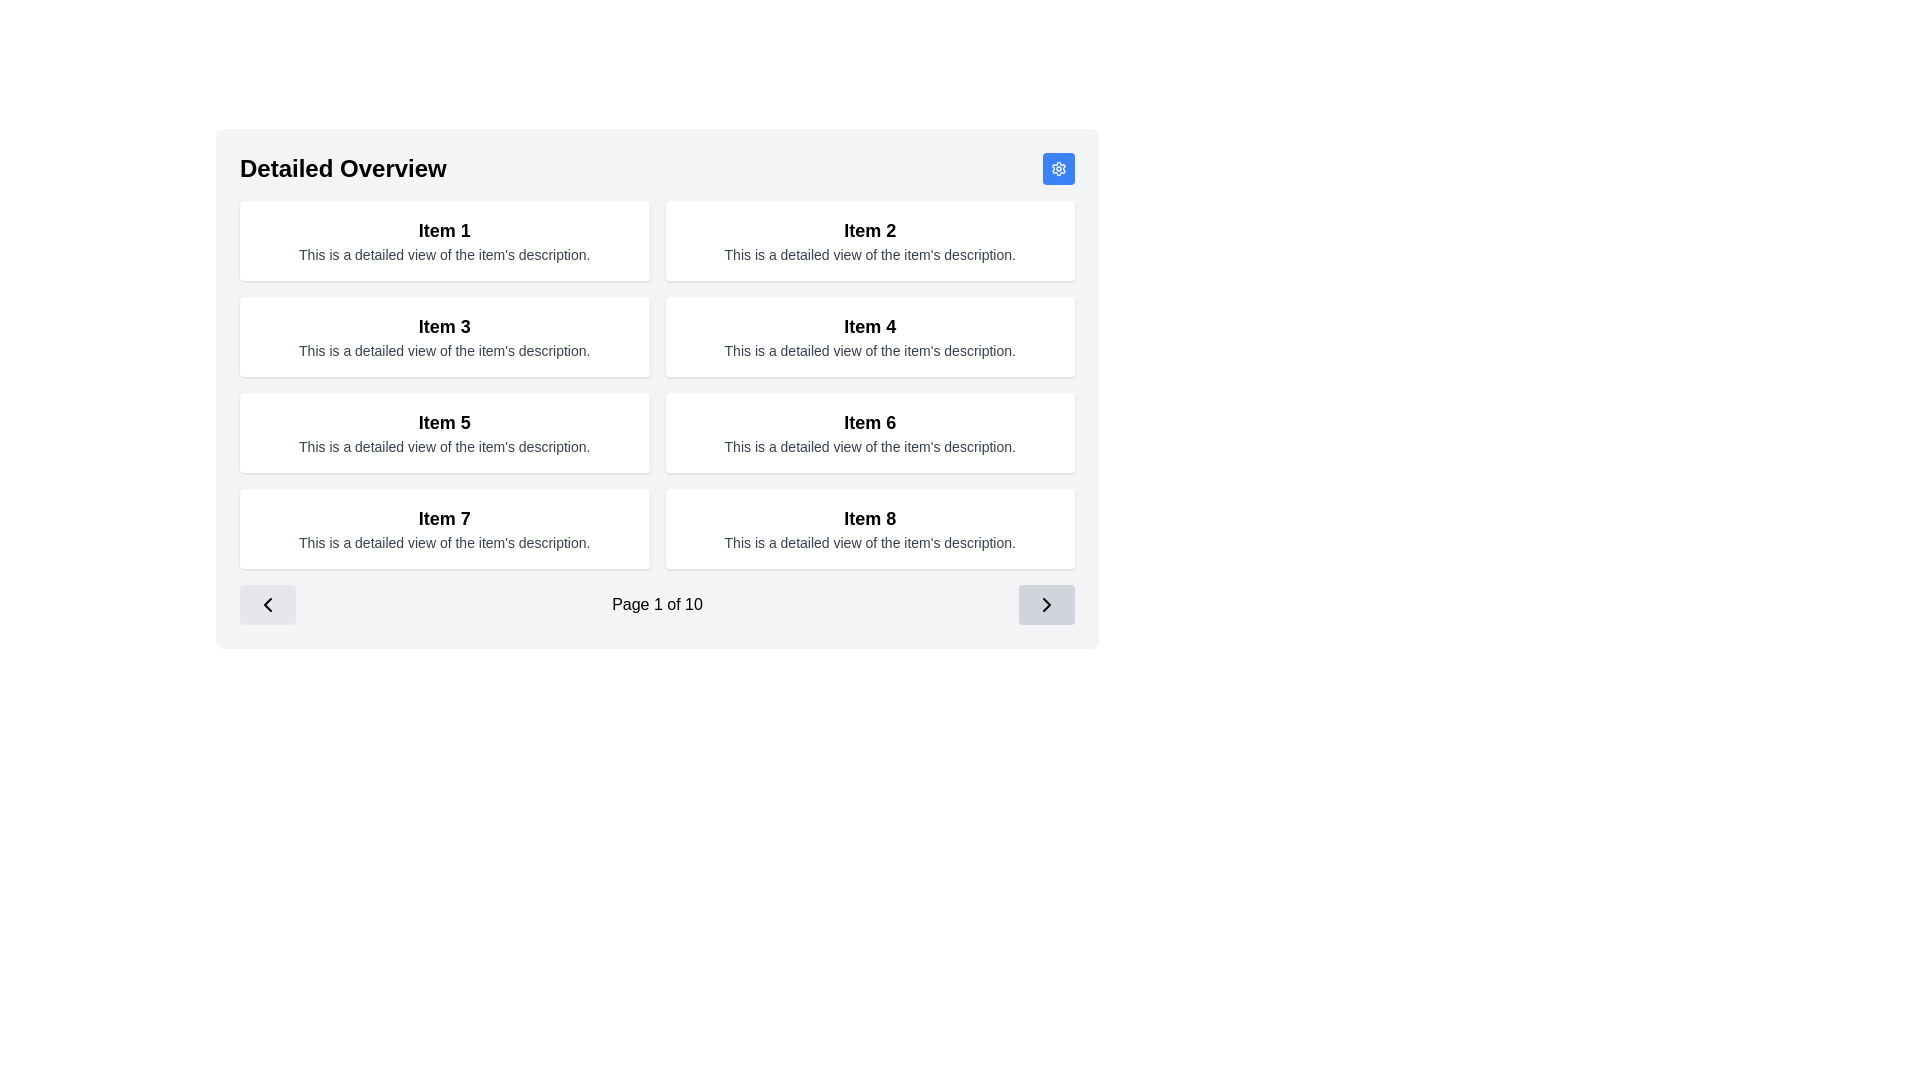 This screenshot has width=1920, height=1080. What do you see at coordinates (1045, 604) in the screenshot?
I see `the right-pointing chevron SVG icon located at the bottom-right corner of the interface` at bounding box center [1045, 604].